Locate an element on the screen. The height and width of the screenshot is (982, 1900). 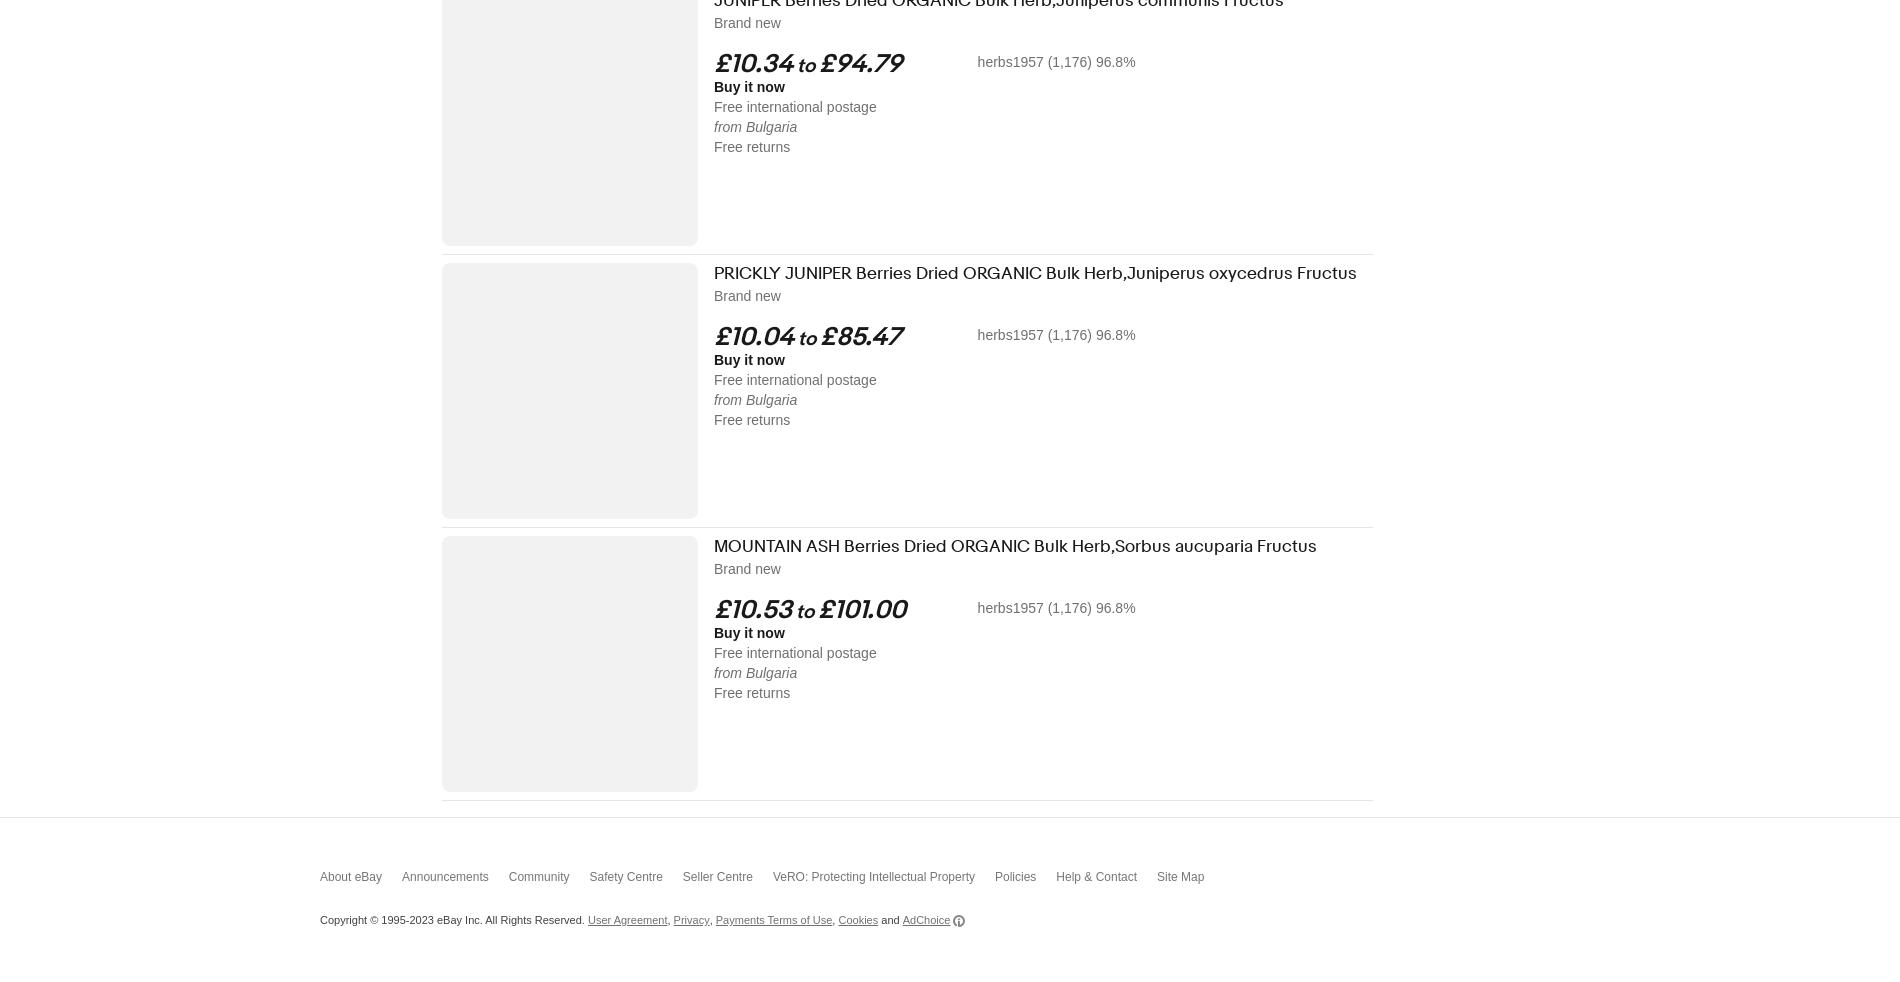
'About eBay' is located at coordinates (349, 877).